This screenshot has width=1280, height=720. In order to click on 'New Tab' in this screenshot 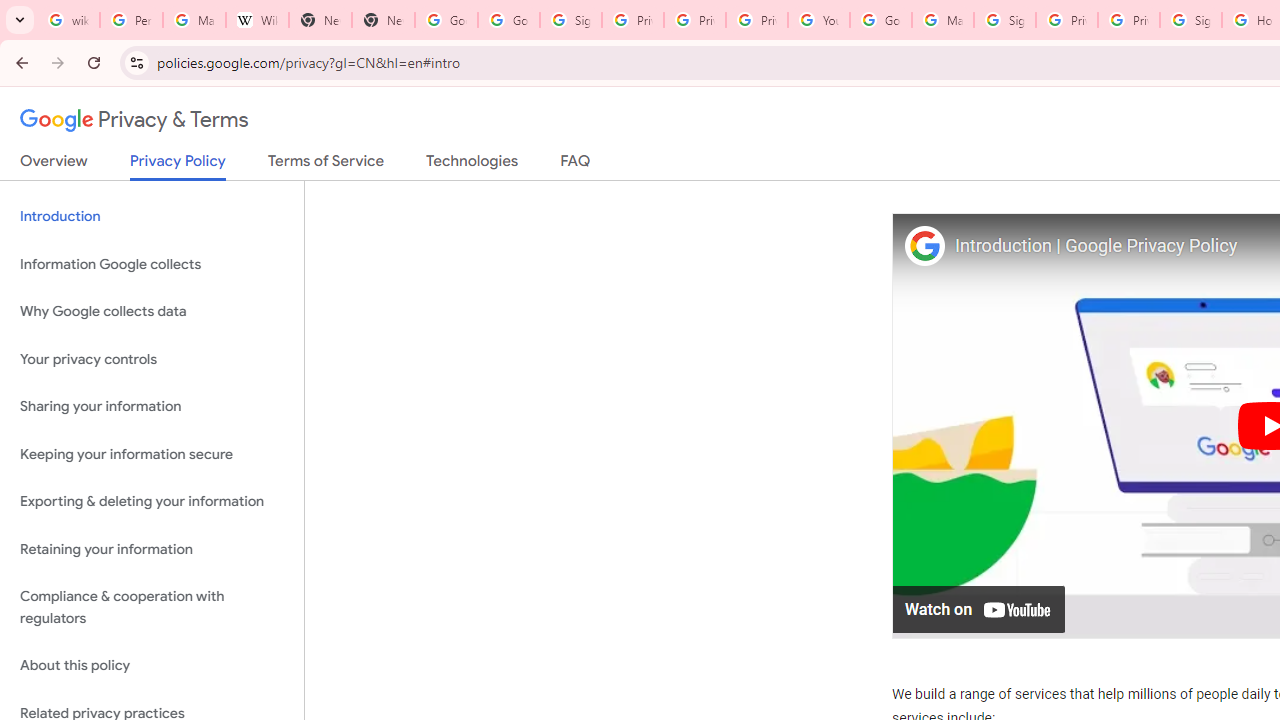, I will do `click(320, 20)`.